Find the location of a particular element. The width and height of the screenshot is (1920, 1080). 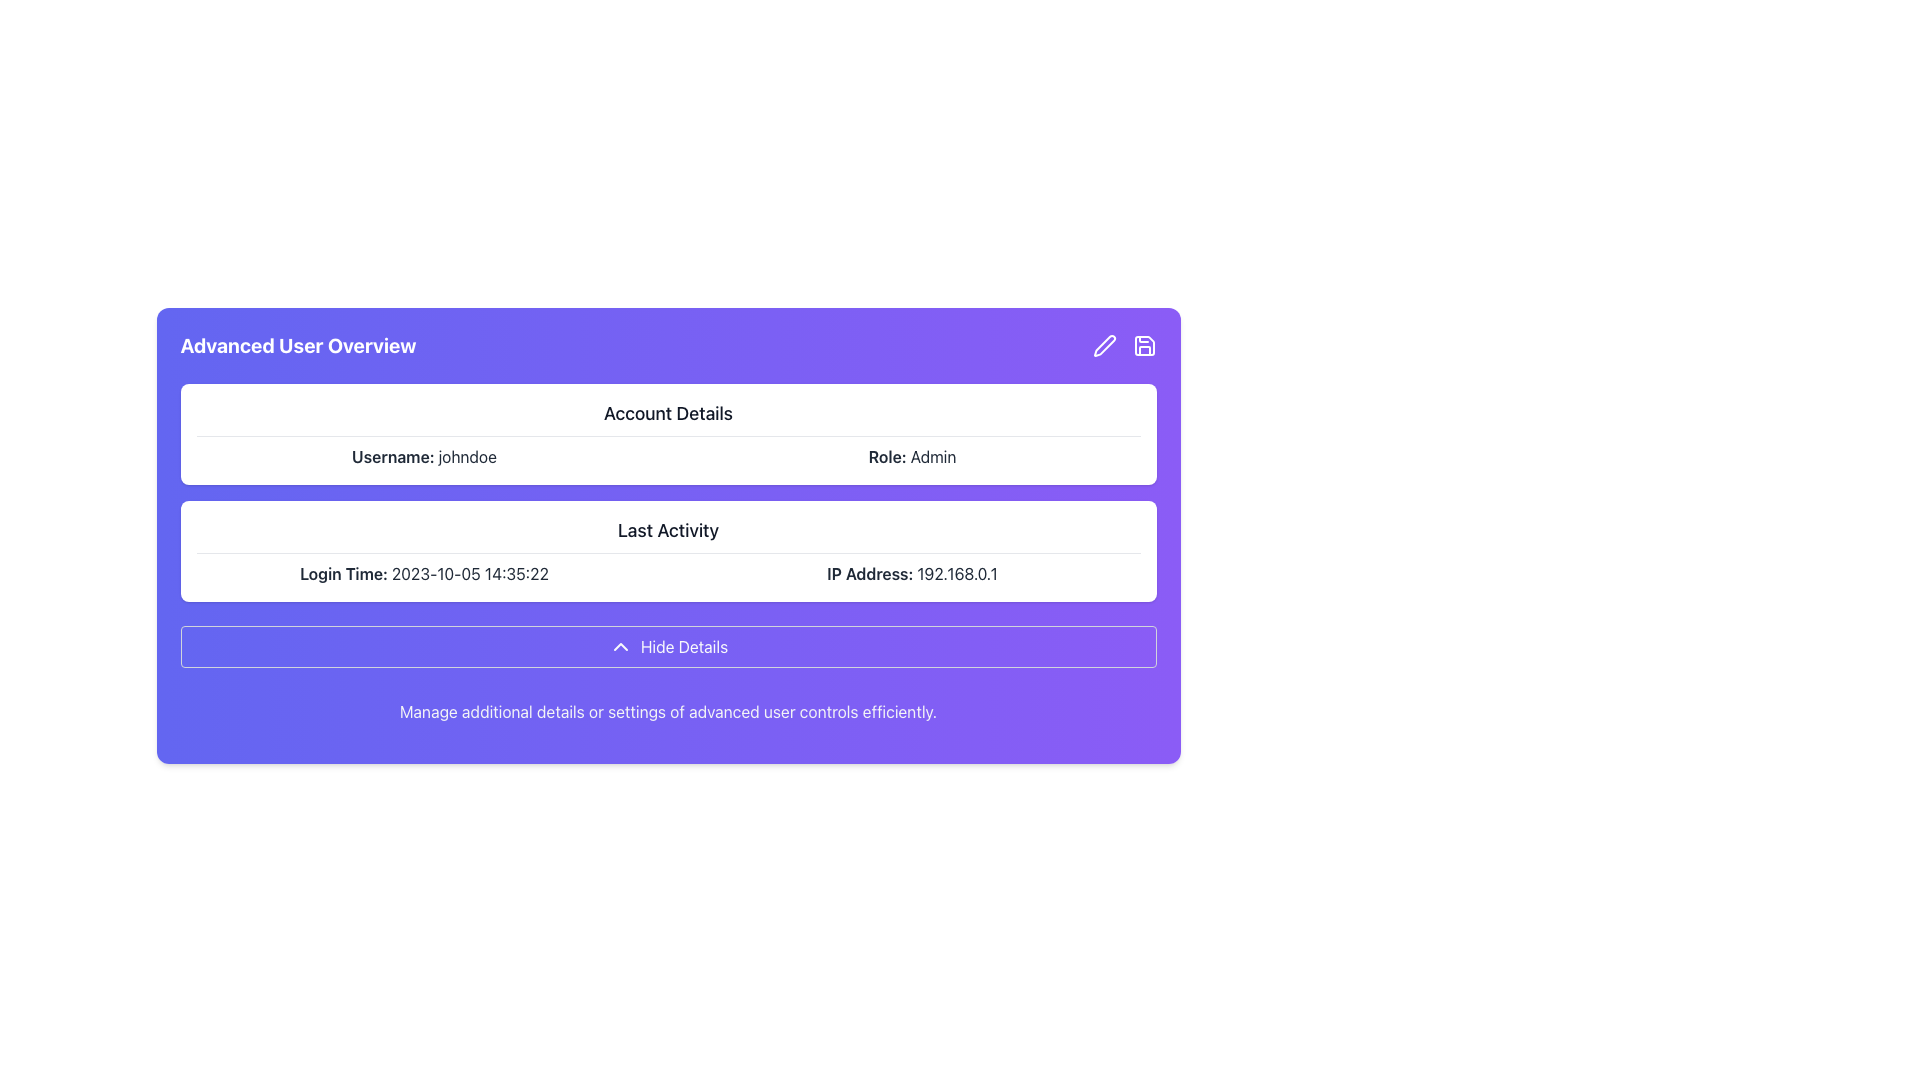

the text label element displaying the last login time, which is located next to the 'Login Time:' label in the 'Last Activity' section is located at coordinates (469, 574).